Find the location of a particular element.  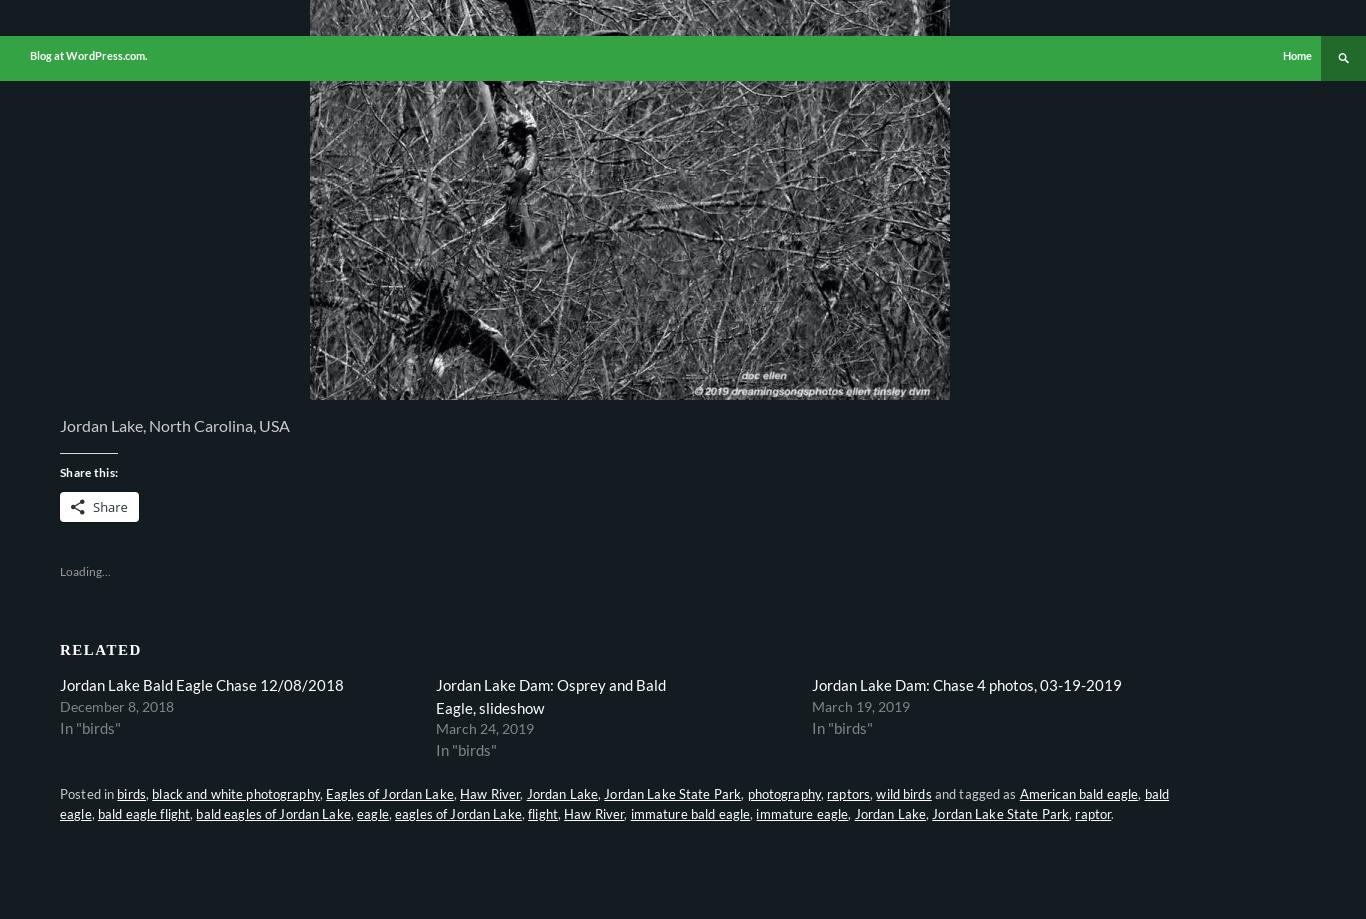

'bald eagle' is located at coordinates (59, 804).